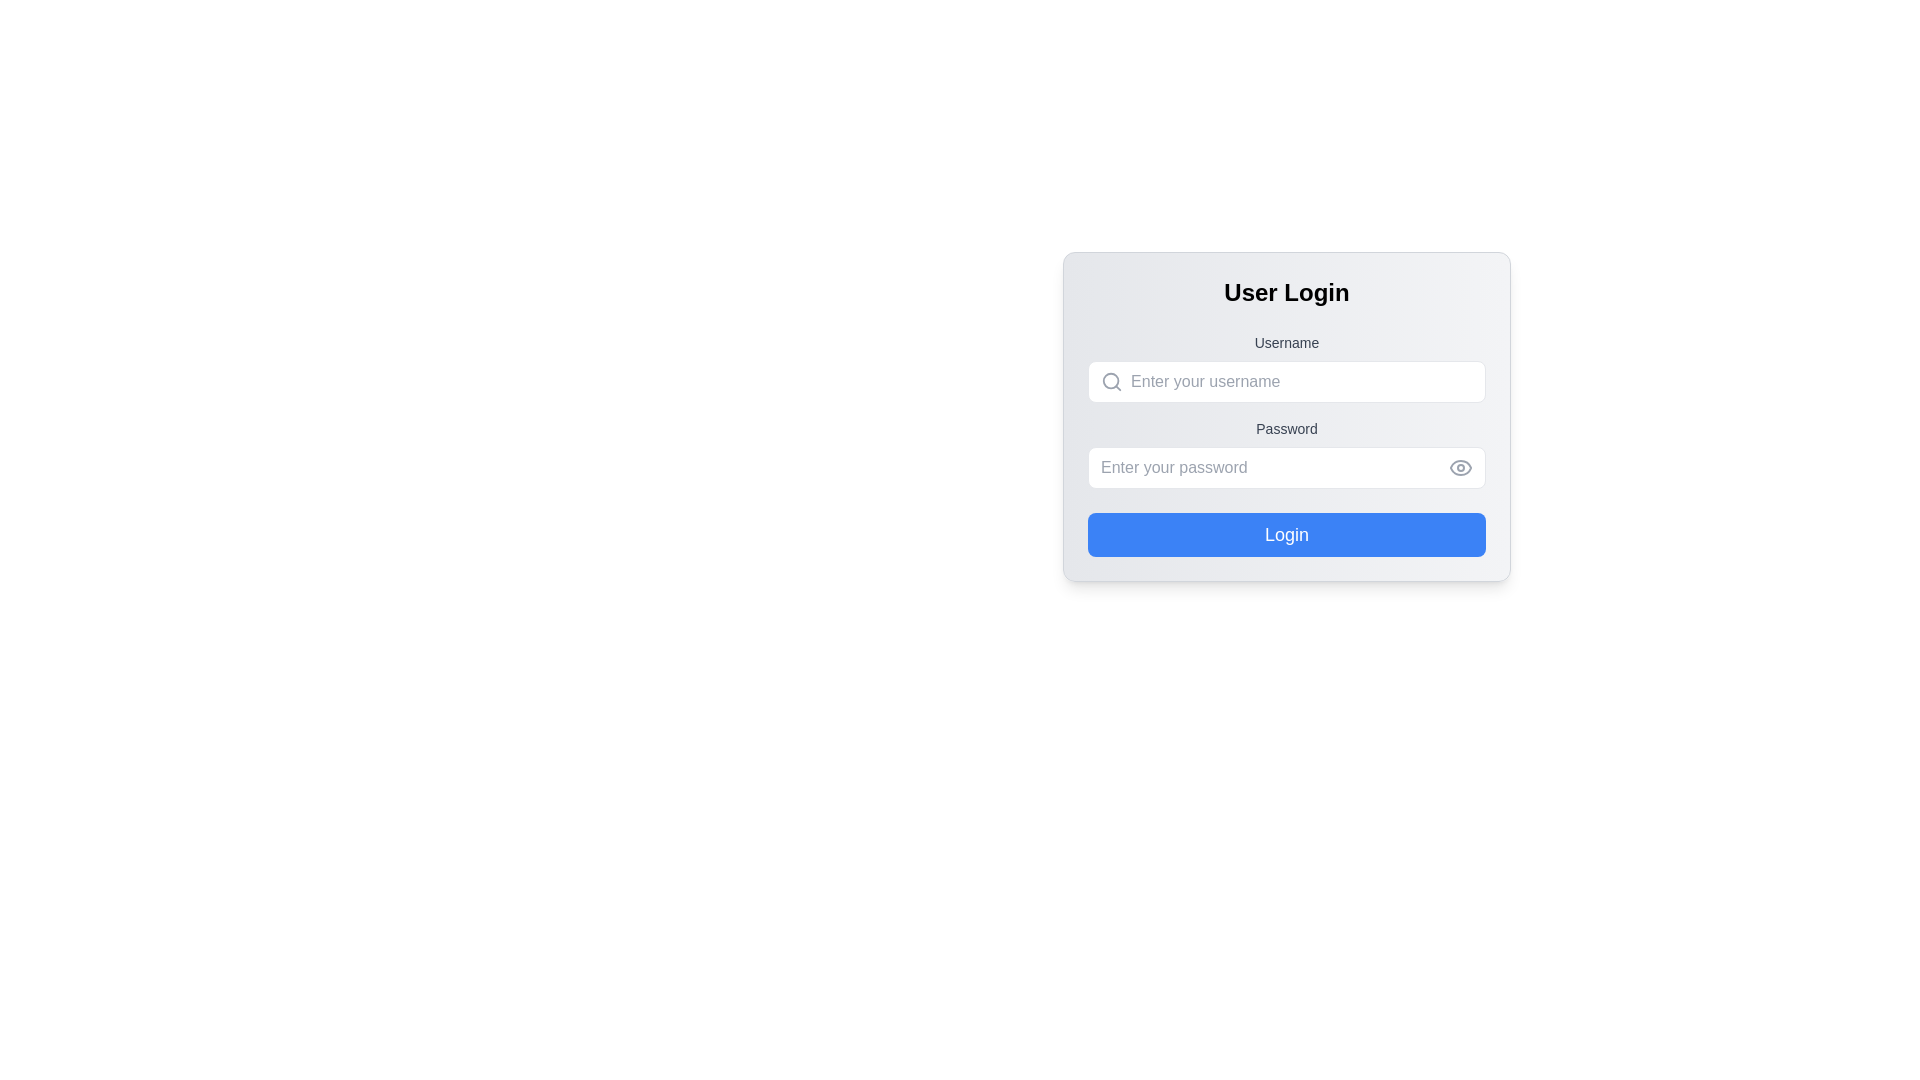 Image resolution: width=1920 pixels, height=1080 pixels. I want to click on the Password input field located centrally beneath the Username input for focusing on it, so click(1274, 467).